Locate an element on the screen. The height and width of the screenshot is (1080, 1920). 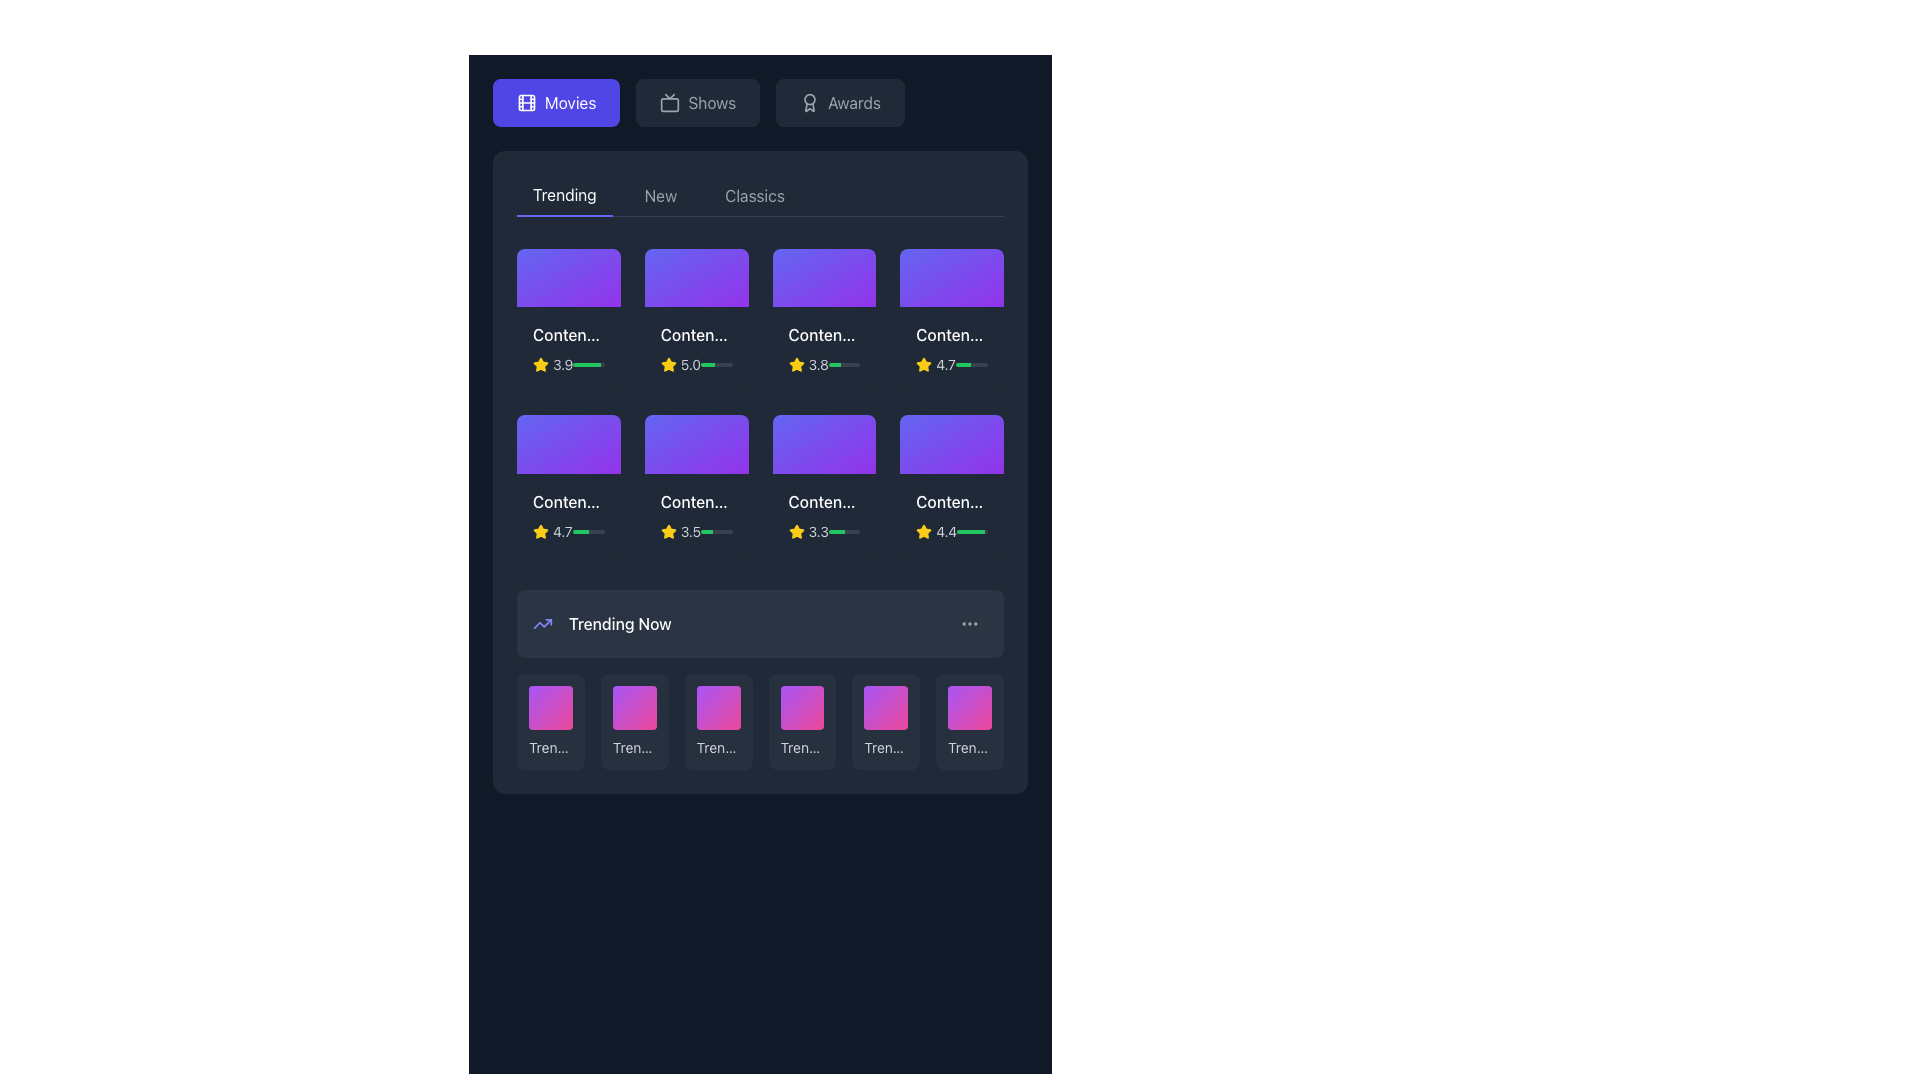
the star icon located in the third row under the 'Trending' tab, which visually represents a rating of 3.5, to highlight it is located at coordinates (668, 530).